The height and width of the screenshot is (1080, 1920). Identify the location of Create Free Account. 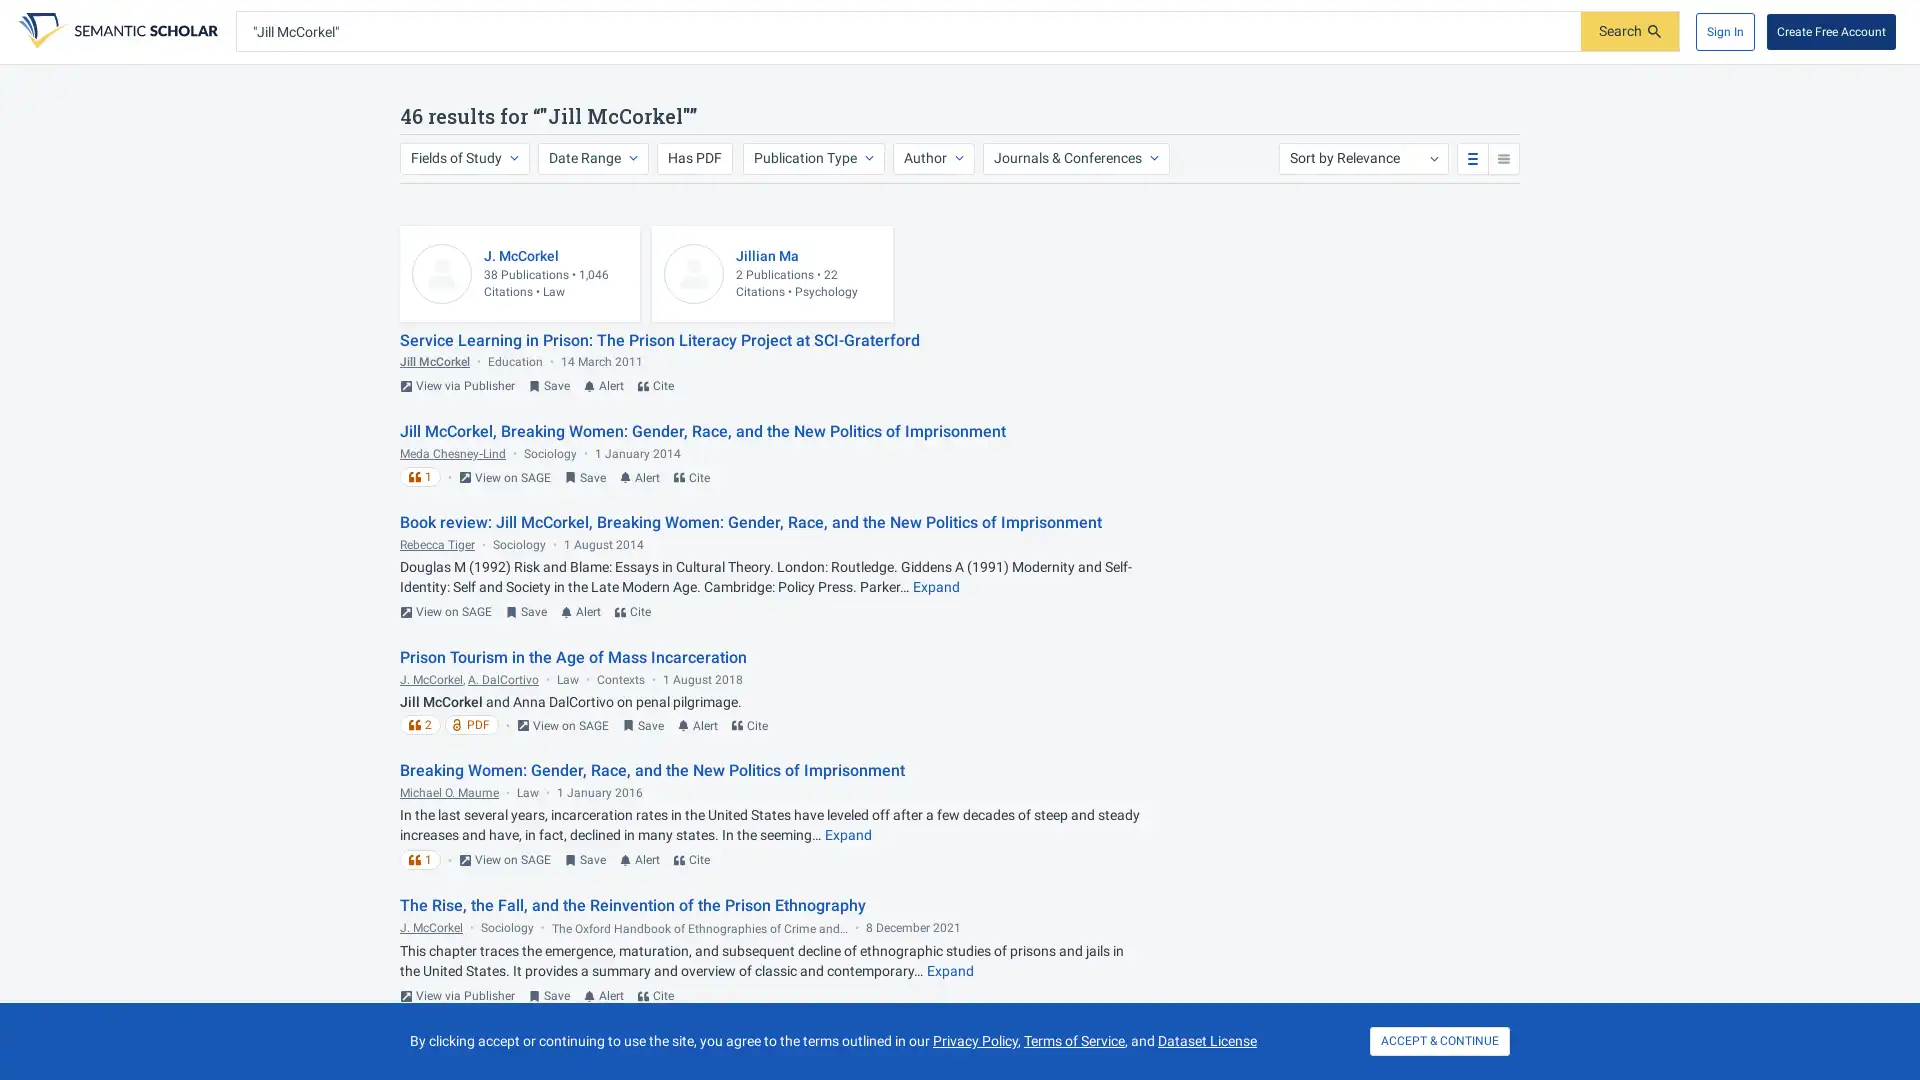
(1831, 31).